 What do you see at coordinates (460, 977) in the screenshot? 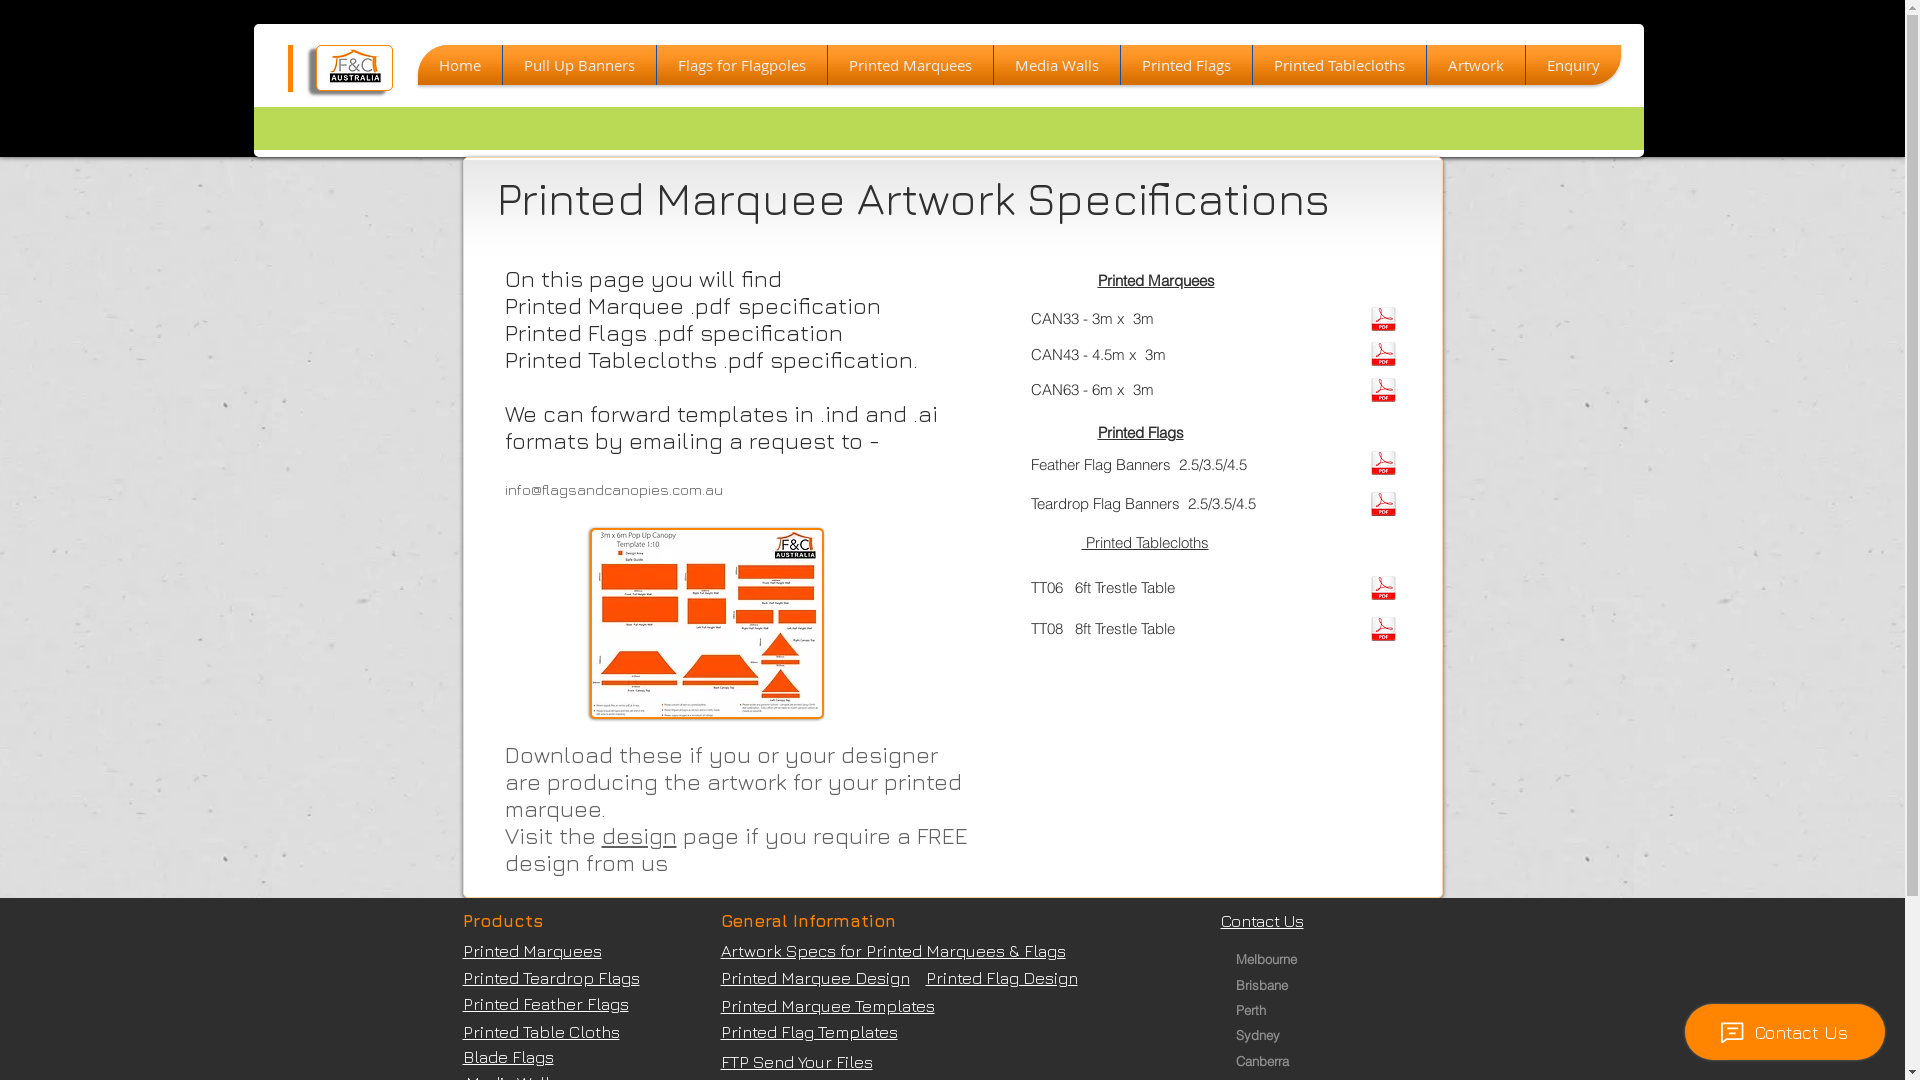
I see `'Printed Teardrop Flags'` at bounding box center [460, 977].